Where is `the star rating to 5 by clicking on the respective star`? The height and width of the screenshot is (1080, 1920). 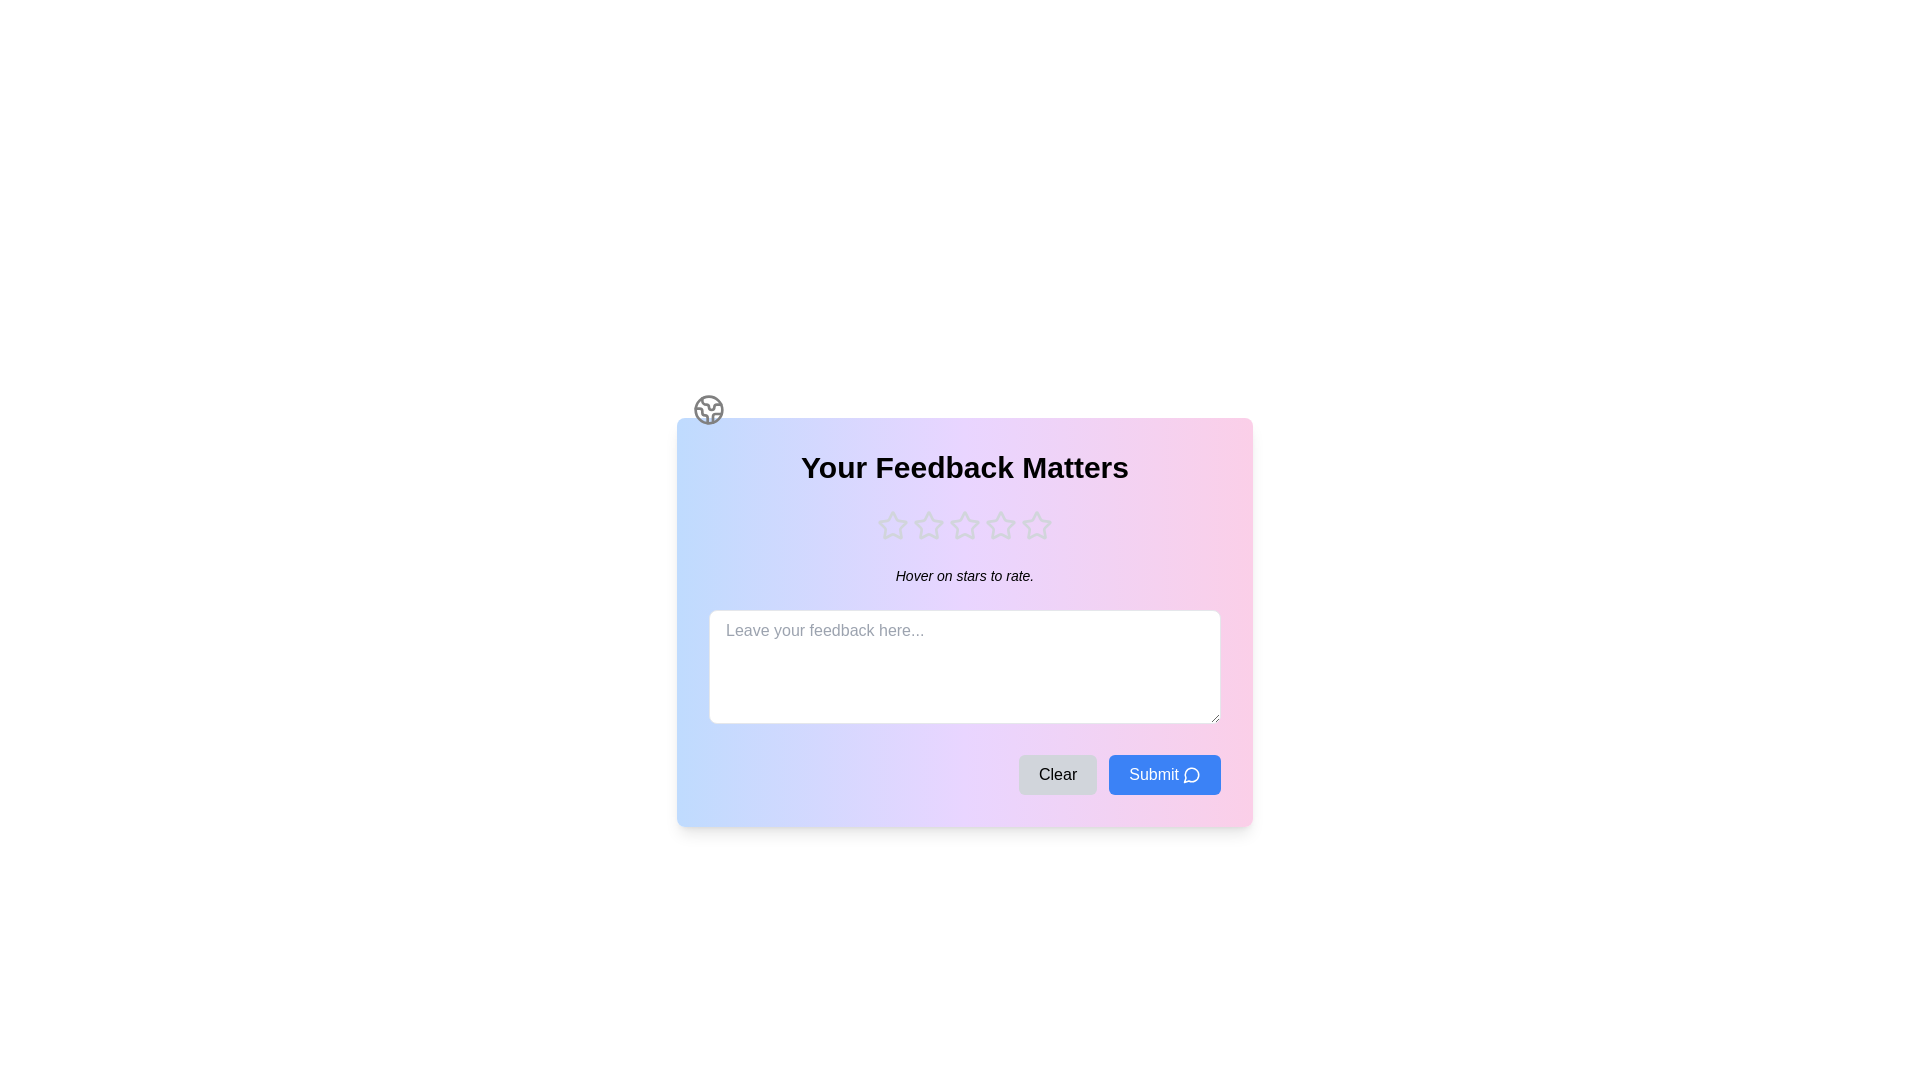 the star rating to 5 by clicking on the respective star is located at coordinates (1036, 524).